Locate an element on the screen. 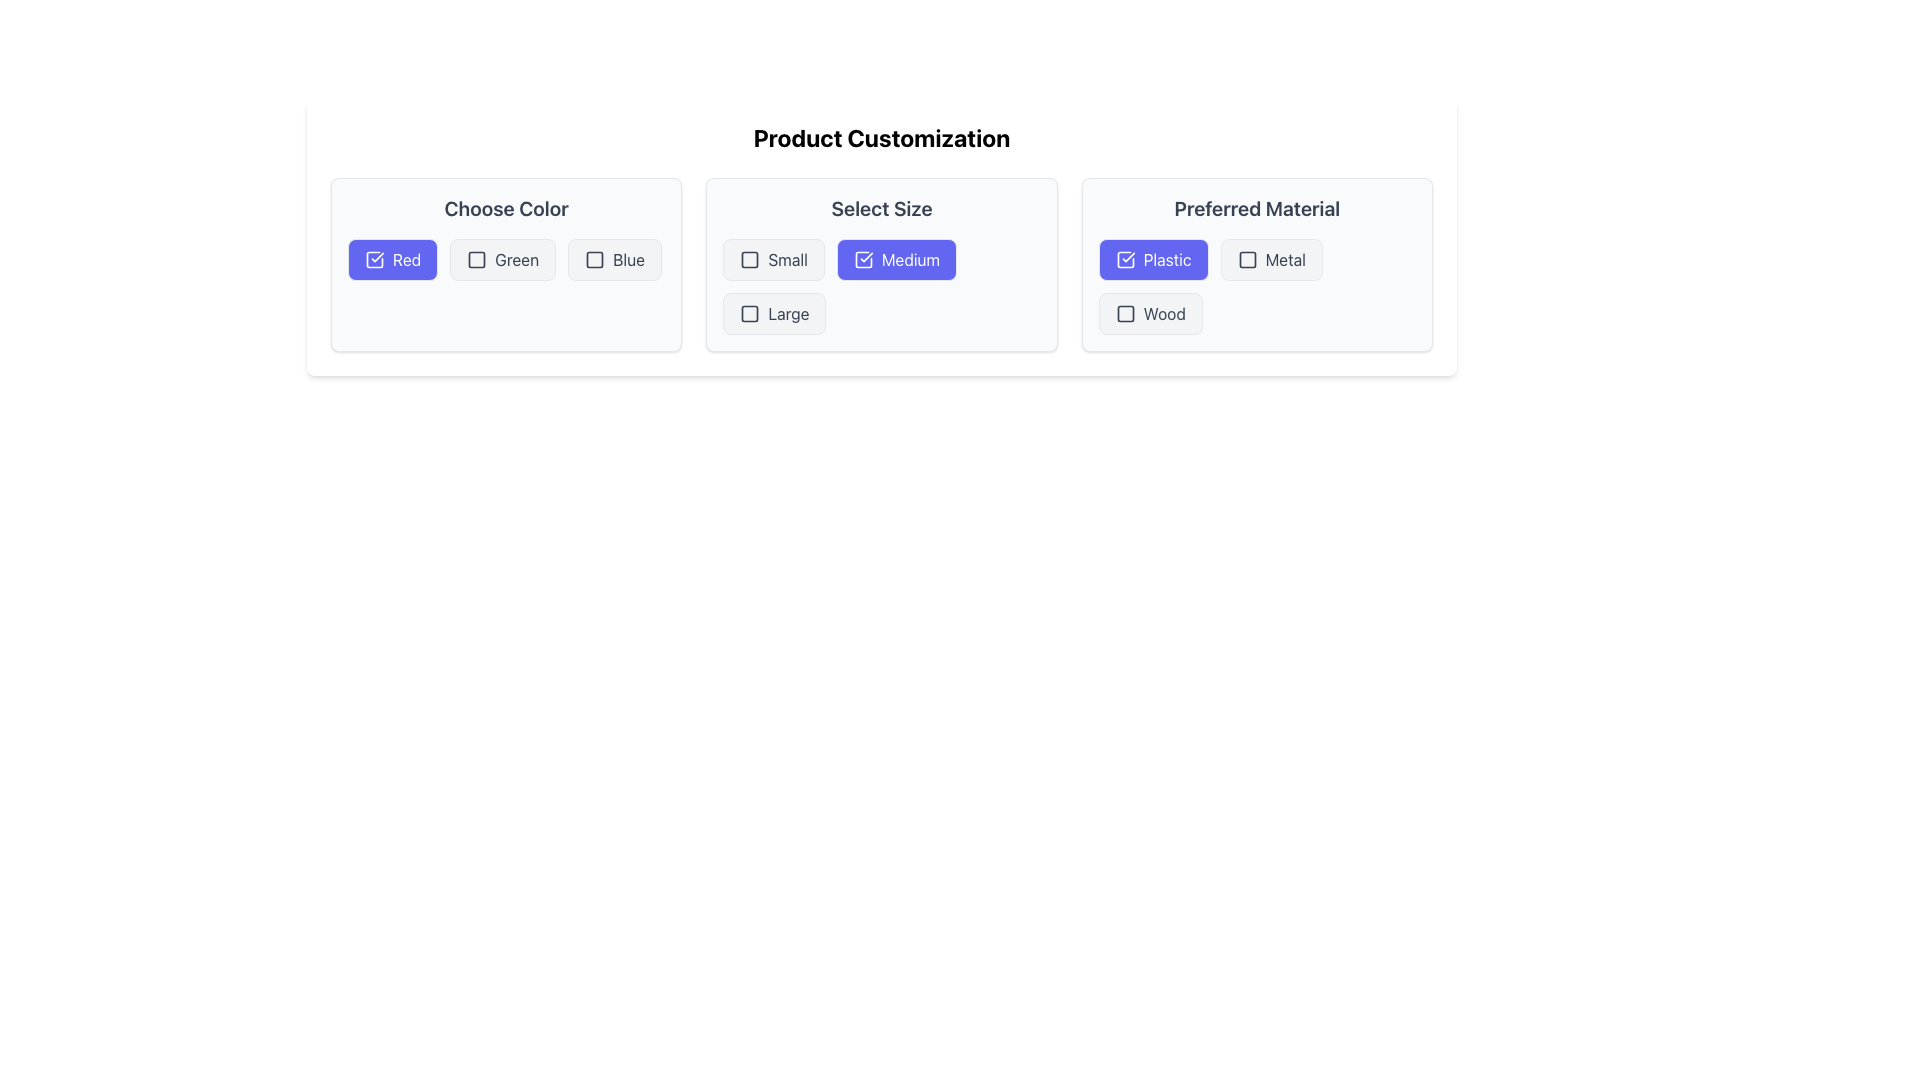  text label indicating the option 'Large' located in the 'Select Size' group in the central panel of the interface is located at coordinates (787, 313).